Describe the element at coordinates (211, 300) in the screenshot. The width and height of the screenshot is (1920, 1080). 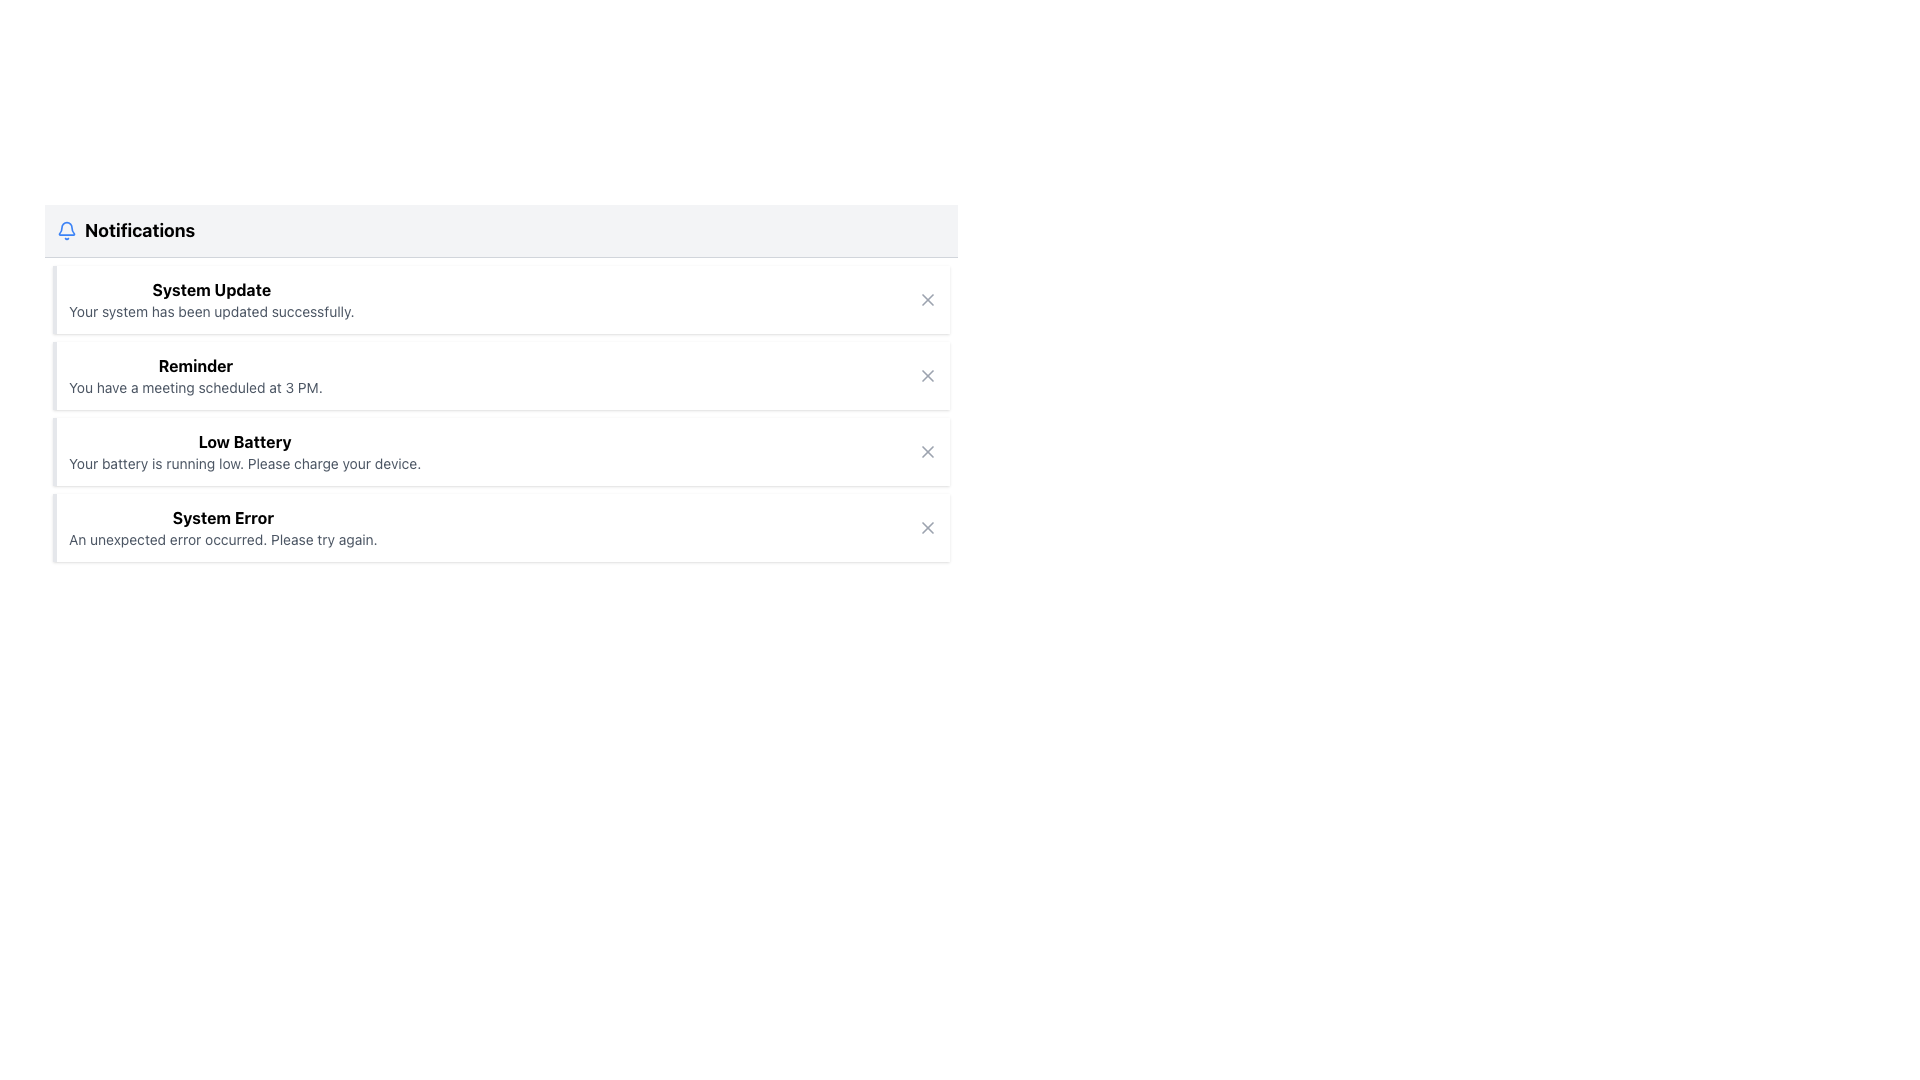
I see `notification message indicating that the system update was successful, which is the first entry in the vertical list of notifications located in the upper-left corner of the notification area` at that location.